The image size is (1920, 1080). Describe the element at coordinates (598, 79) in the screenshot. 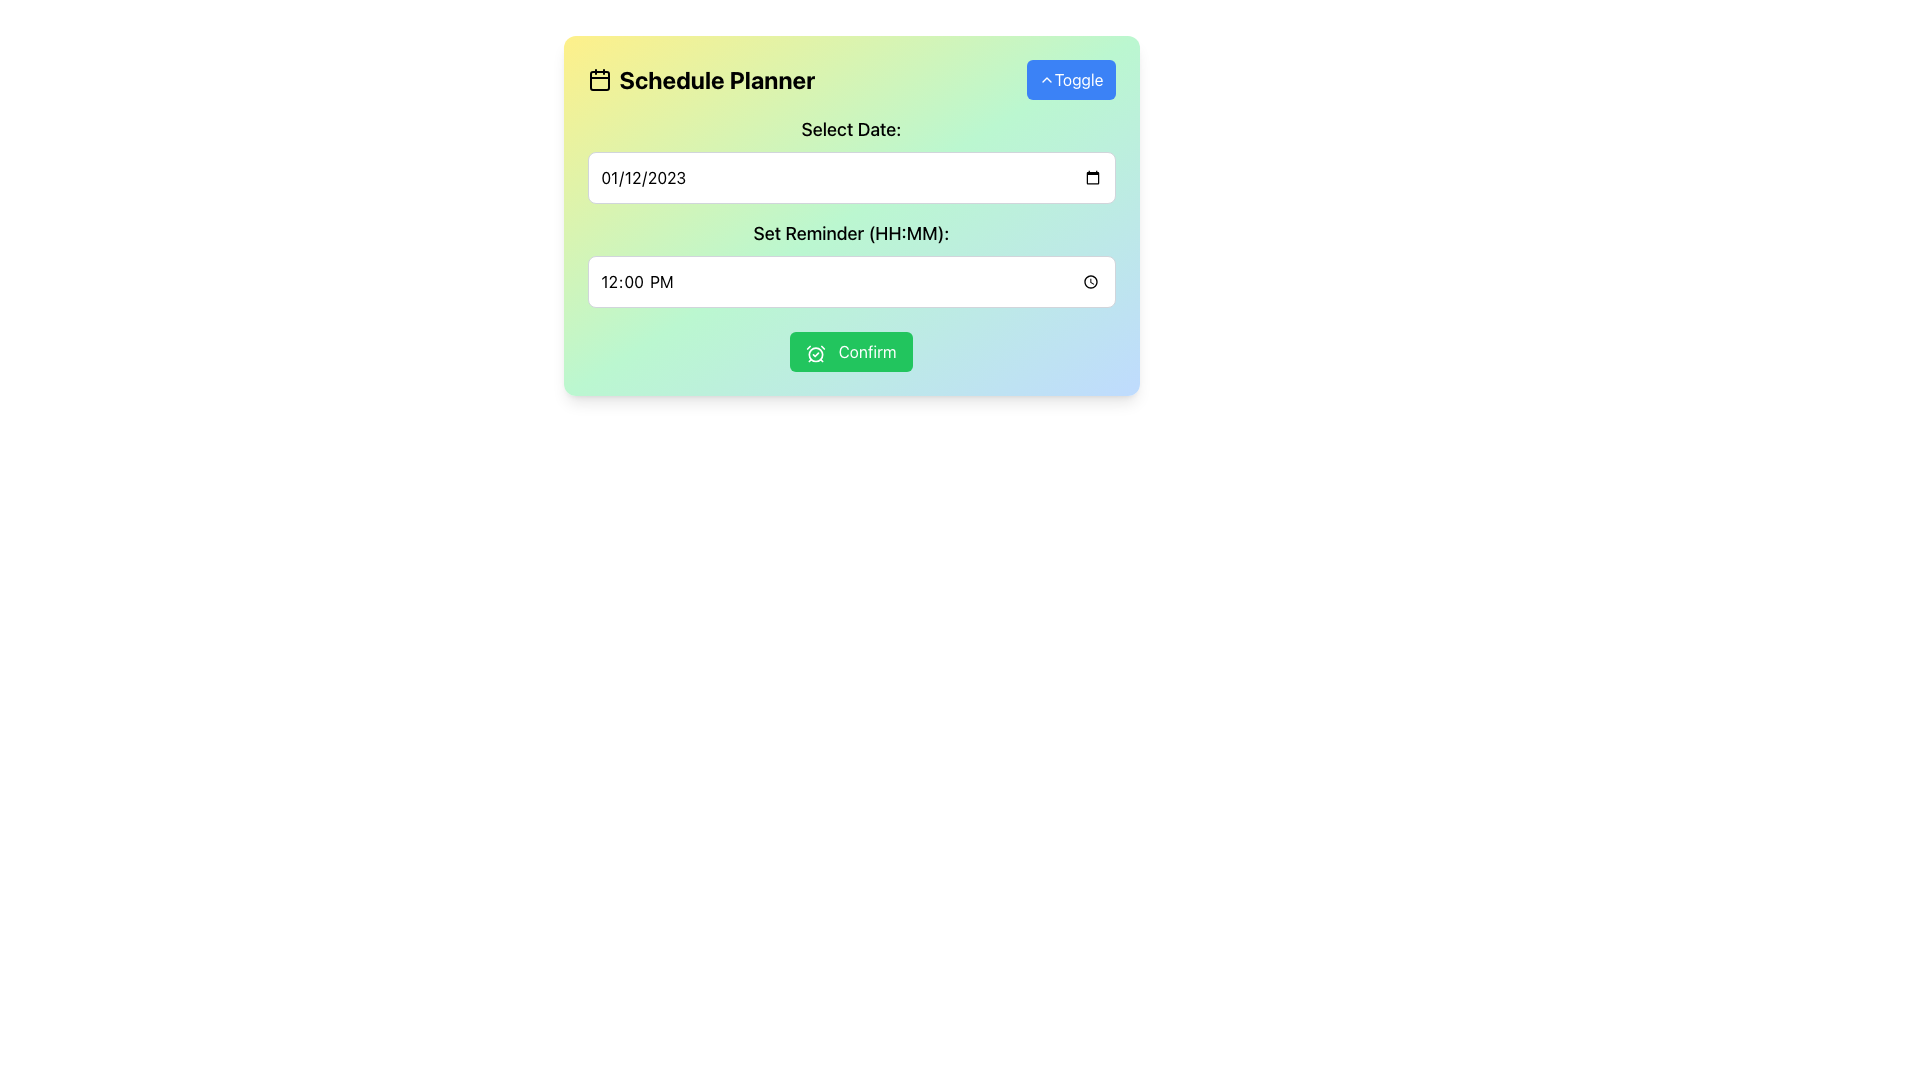

I see `the calendar icon located next to the 'Schedule Planner' title, which features a simplistic design with two vertical lines at the top and a rounded boxy outline` at that location.